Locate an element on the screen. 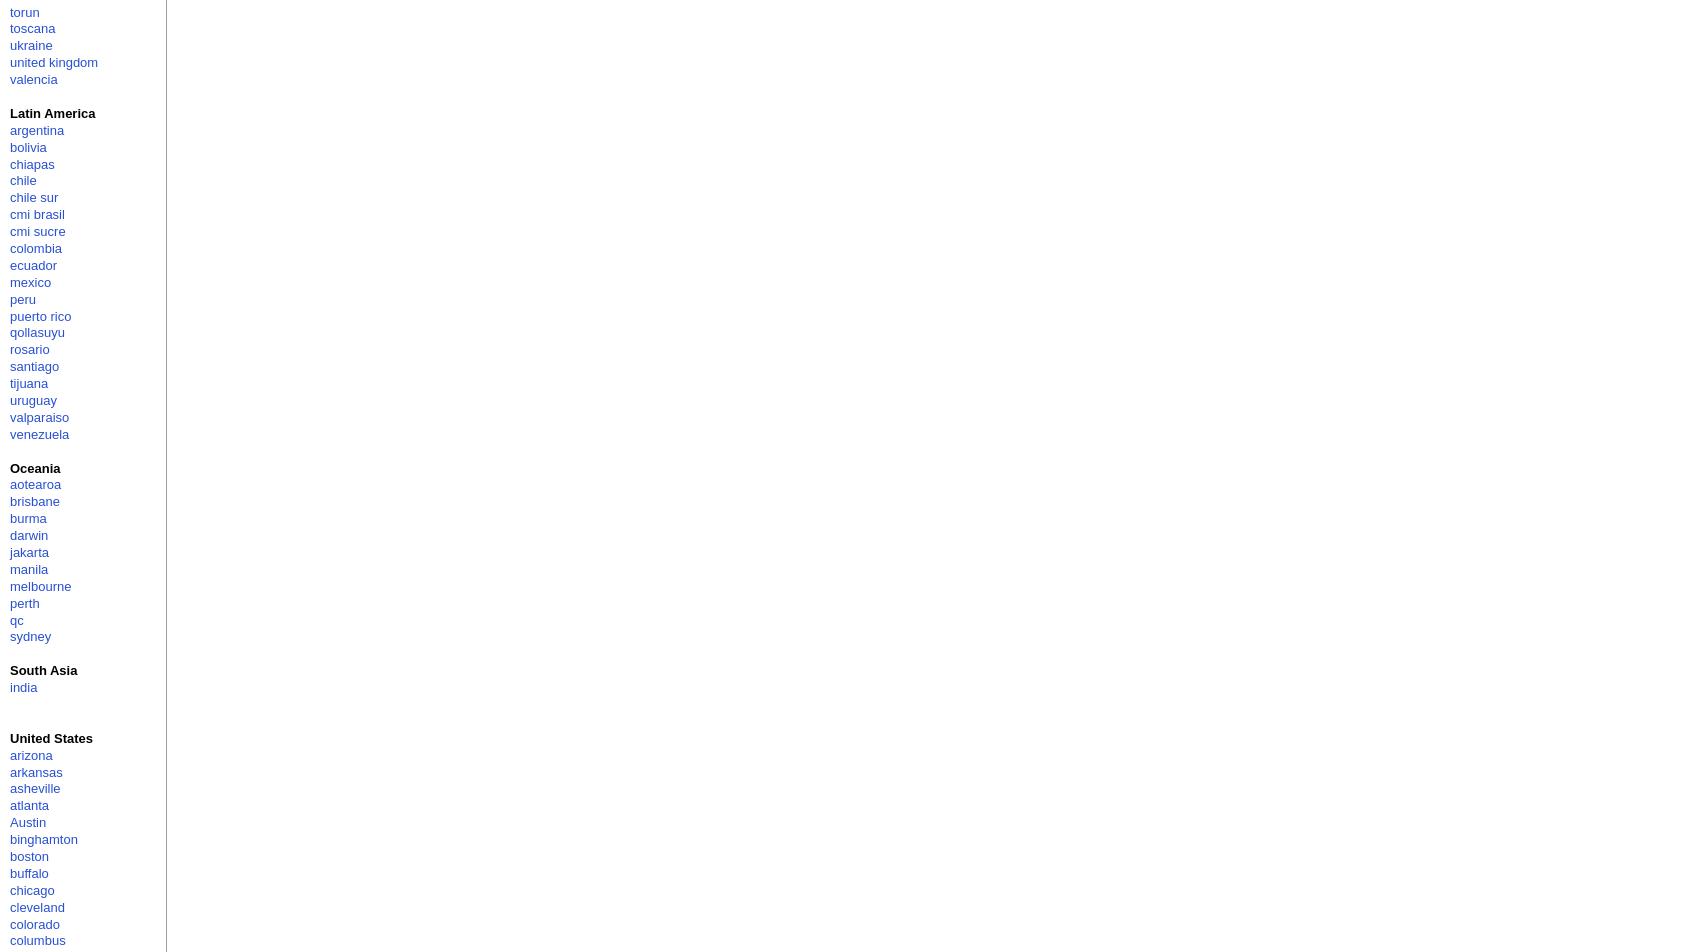  'aotearoa' is located at coordinates (34, 484).